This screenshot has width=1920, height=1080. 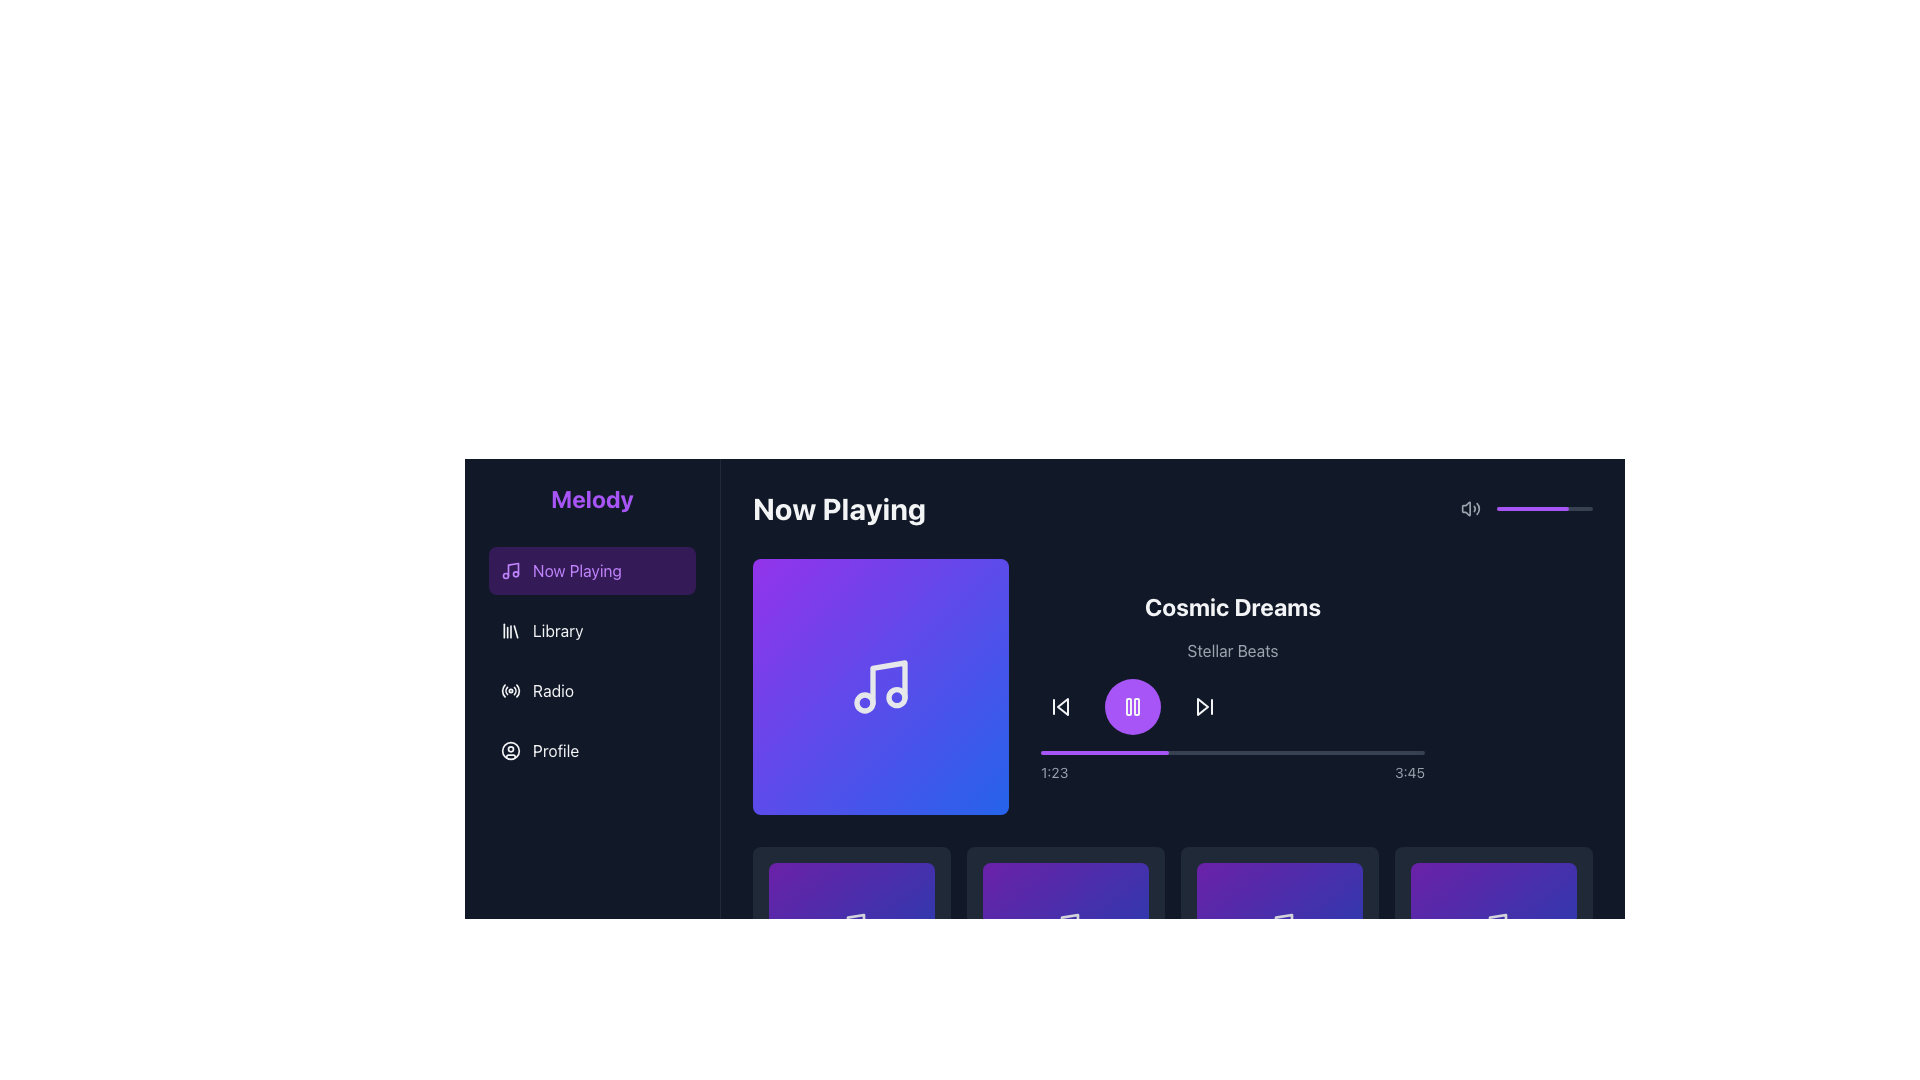 I want to click on the text label providing additional contextual information about 'Cosmic Dreams', located centrally underneath it, so click(x=1232, y=651).